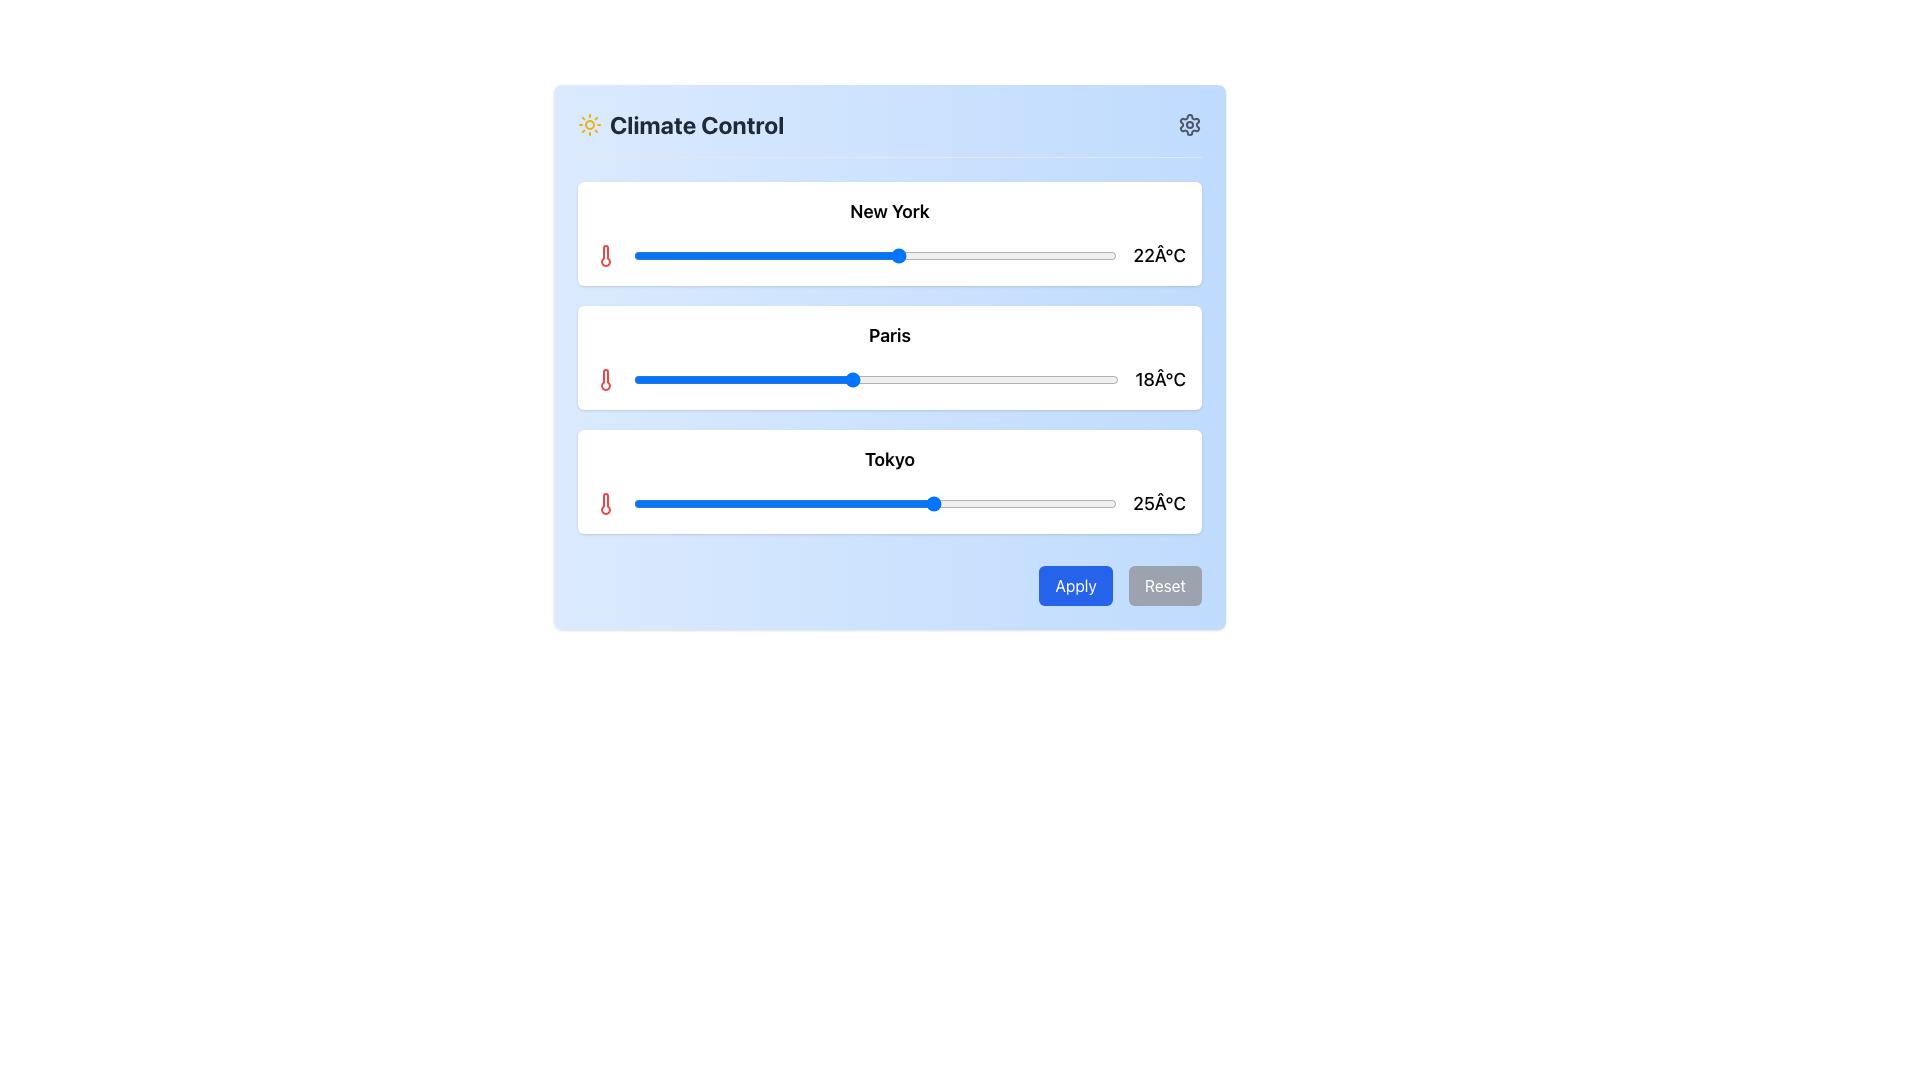 This screenshot has width=1920, height=1080. I want to click on the red thermometer icon located to the immediate left of the slider bar in the 'New York' climate control section, so click(604, 254).